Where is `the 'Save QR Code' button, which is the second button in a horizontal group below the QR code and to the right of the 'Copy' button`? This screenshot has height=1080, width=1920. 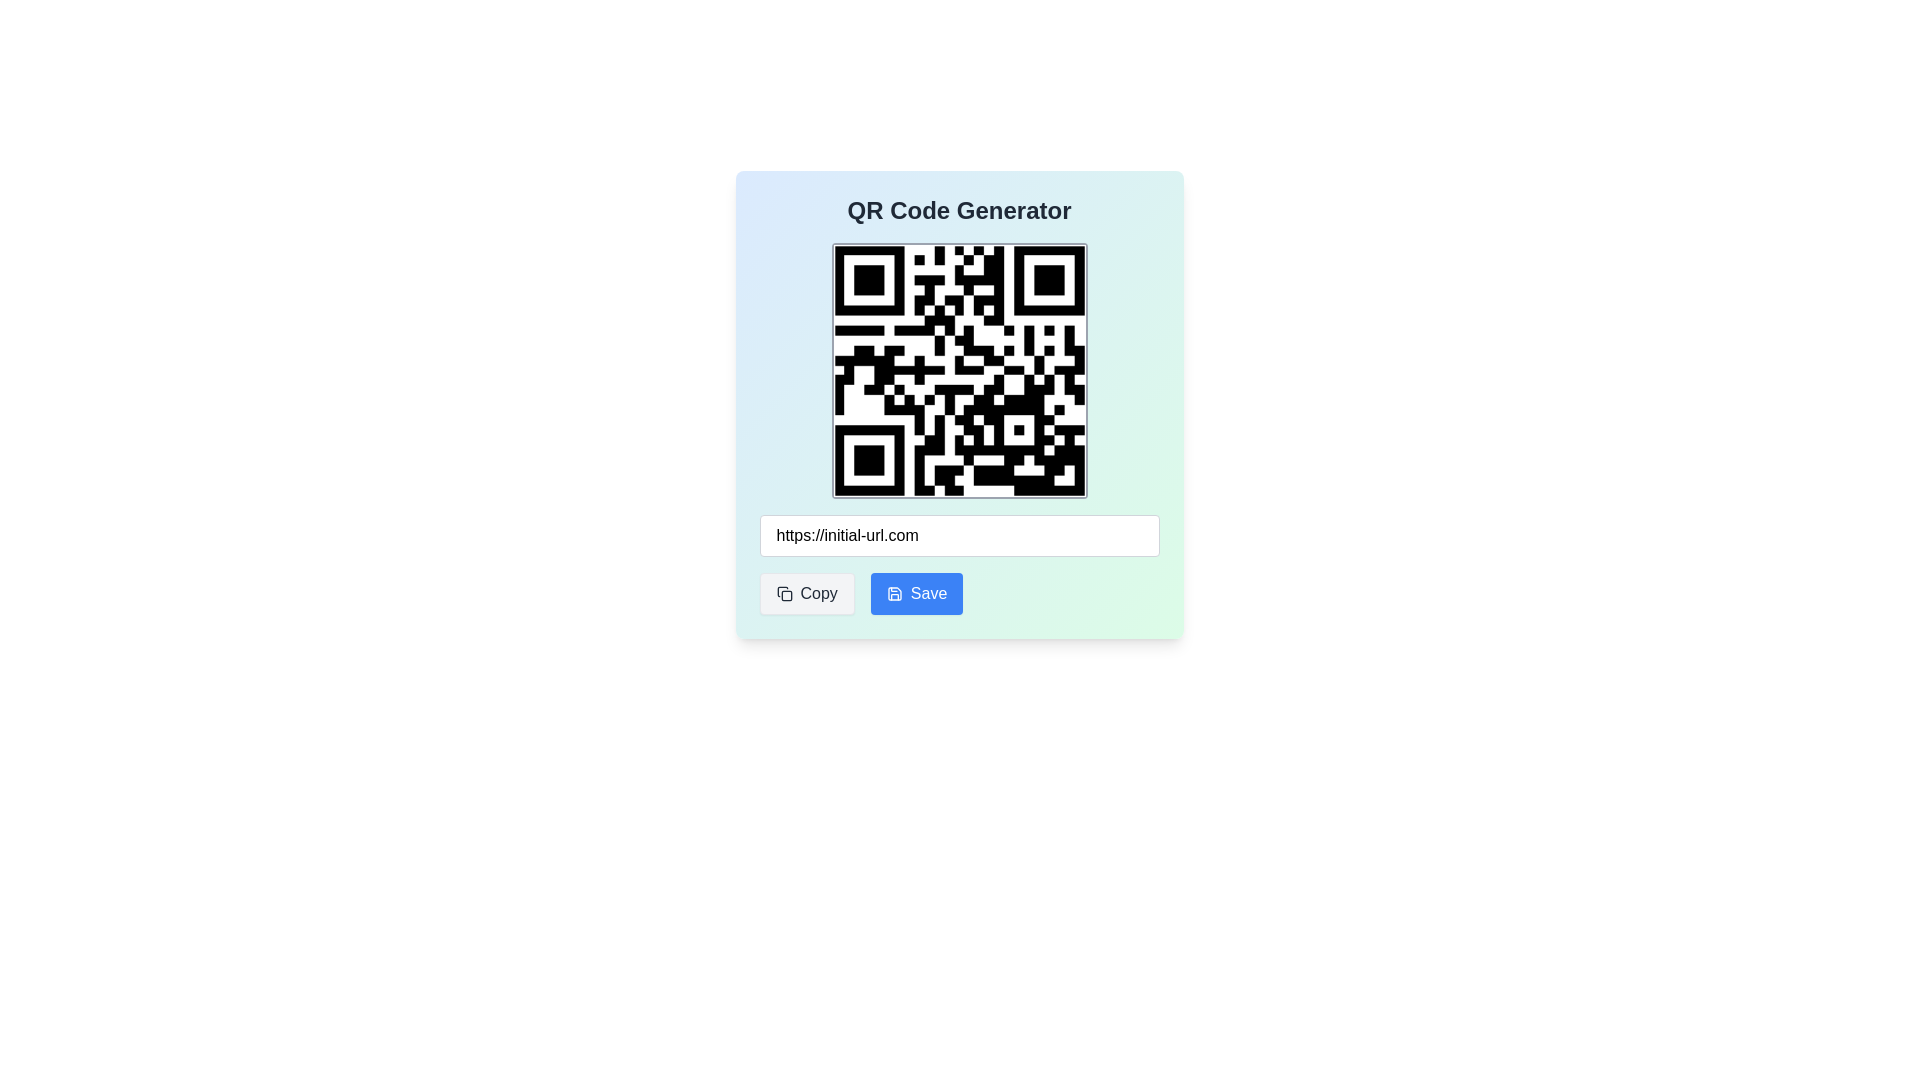 the 'Save QR Code' button, which is the second button in a horizontal group below the QR code and to the right of the 'Copy' button is located at coordinates (916, 593).